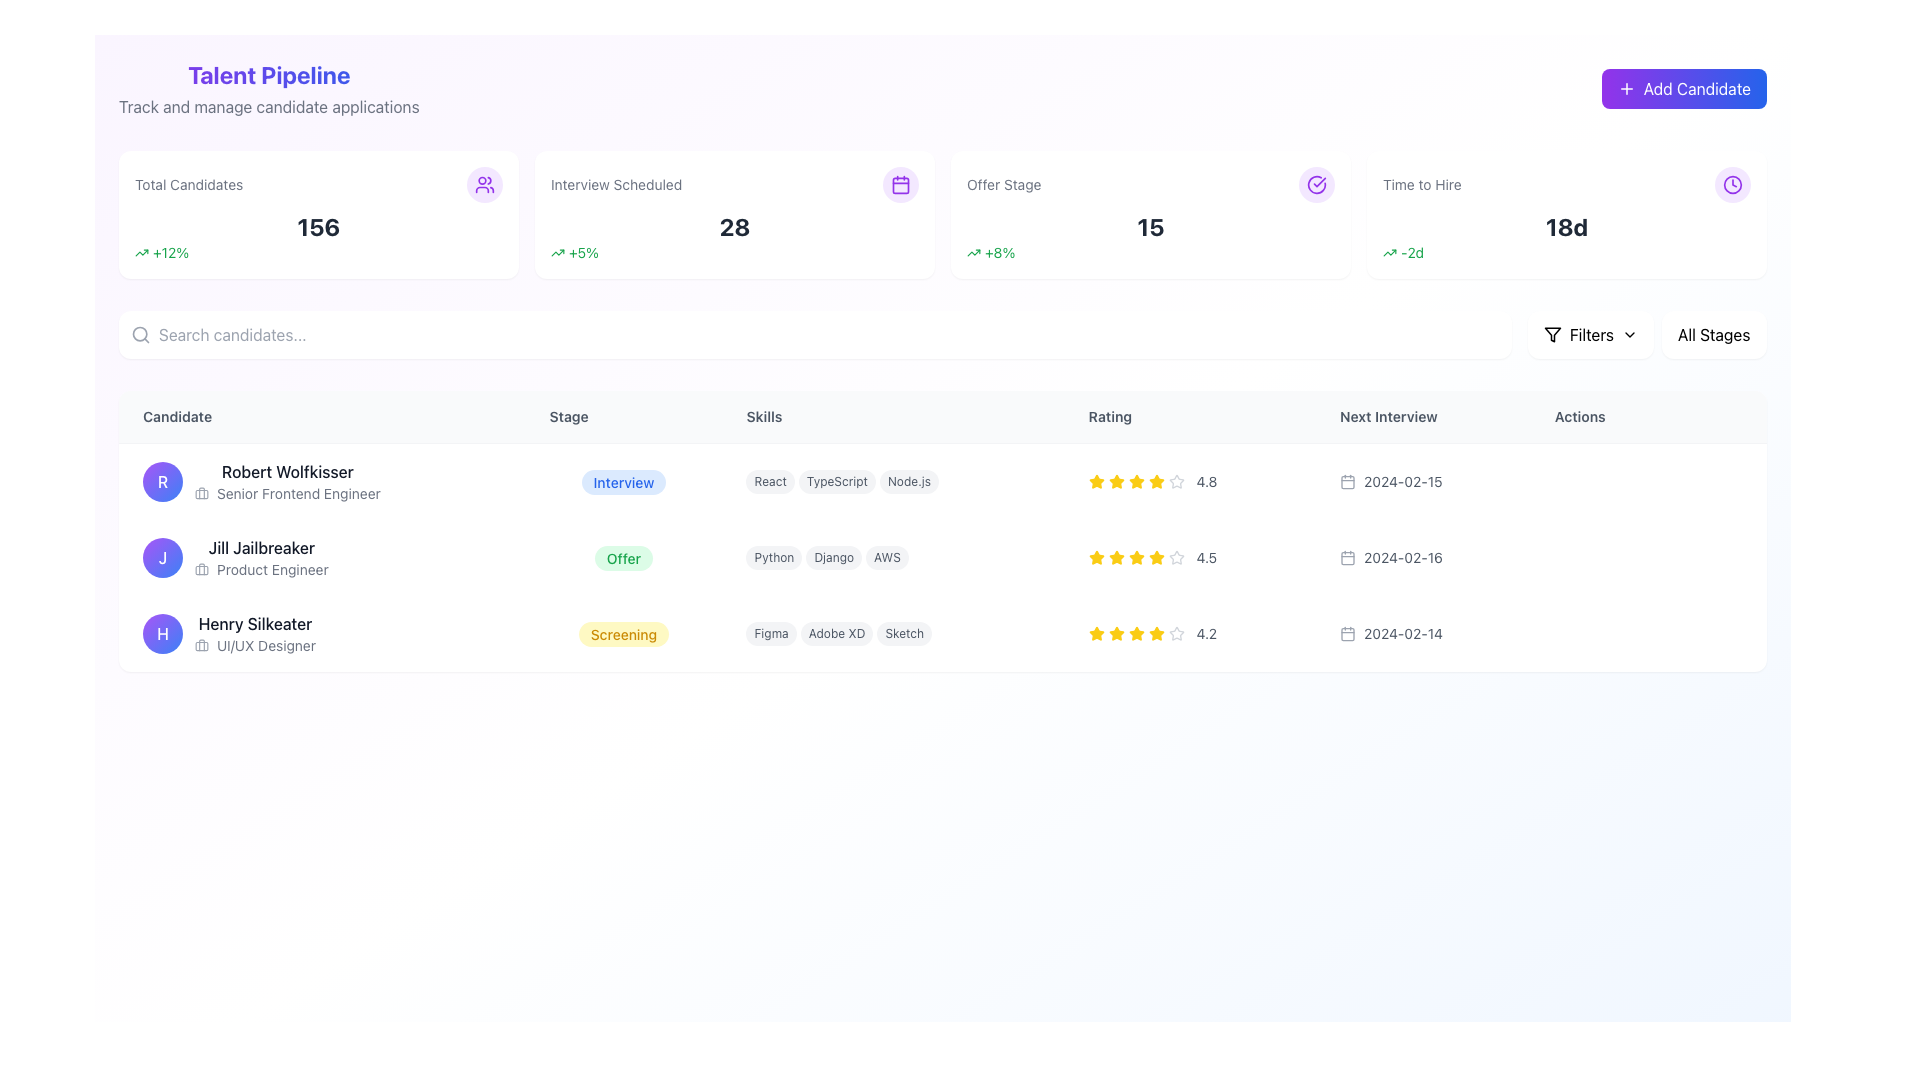  I want to click on the circular icon with a purple outlined circle and checkmark inside, located at the top-right corner of the 'Offer Stage' section in the dashboard interface, so click(1316, 185).